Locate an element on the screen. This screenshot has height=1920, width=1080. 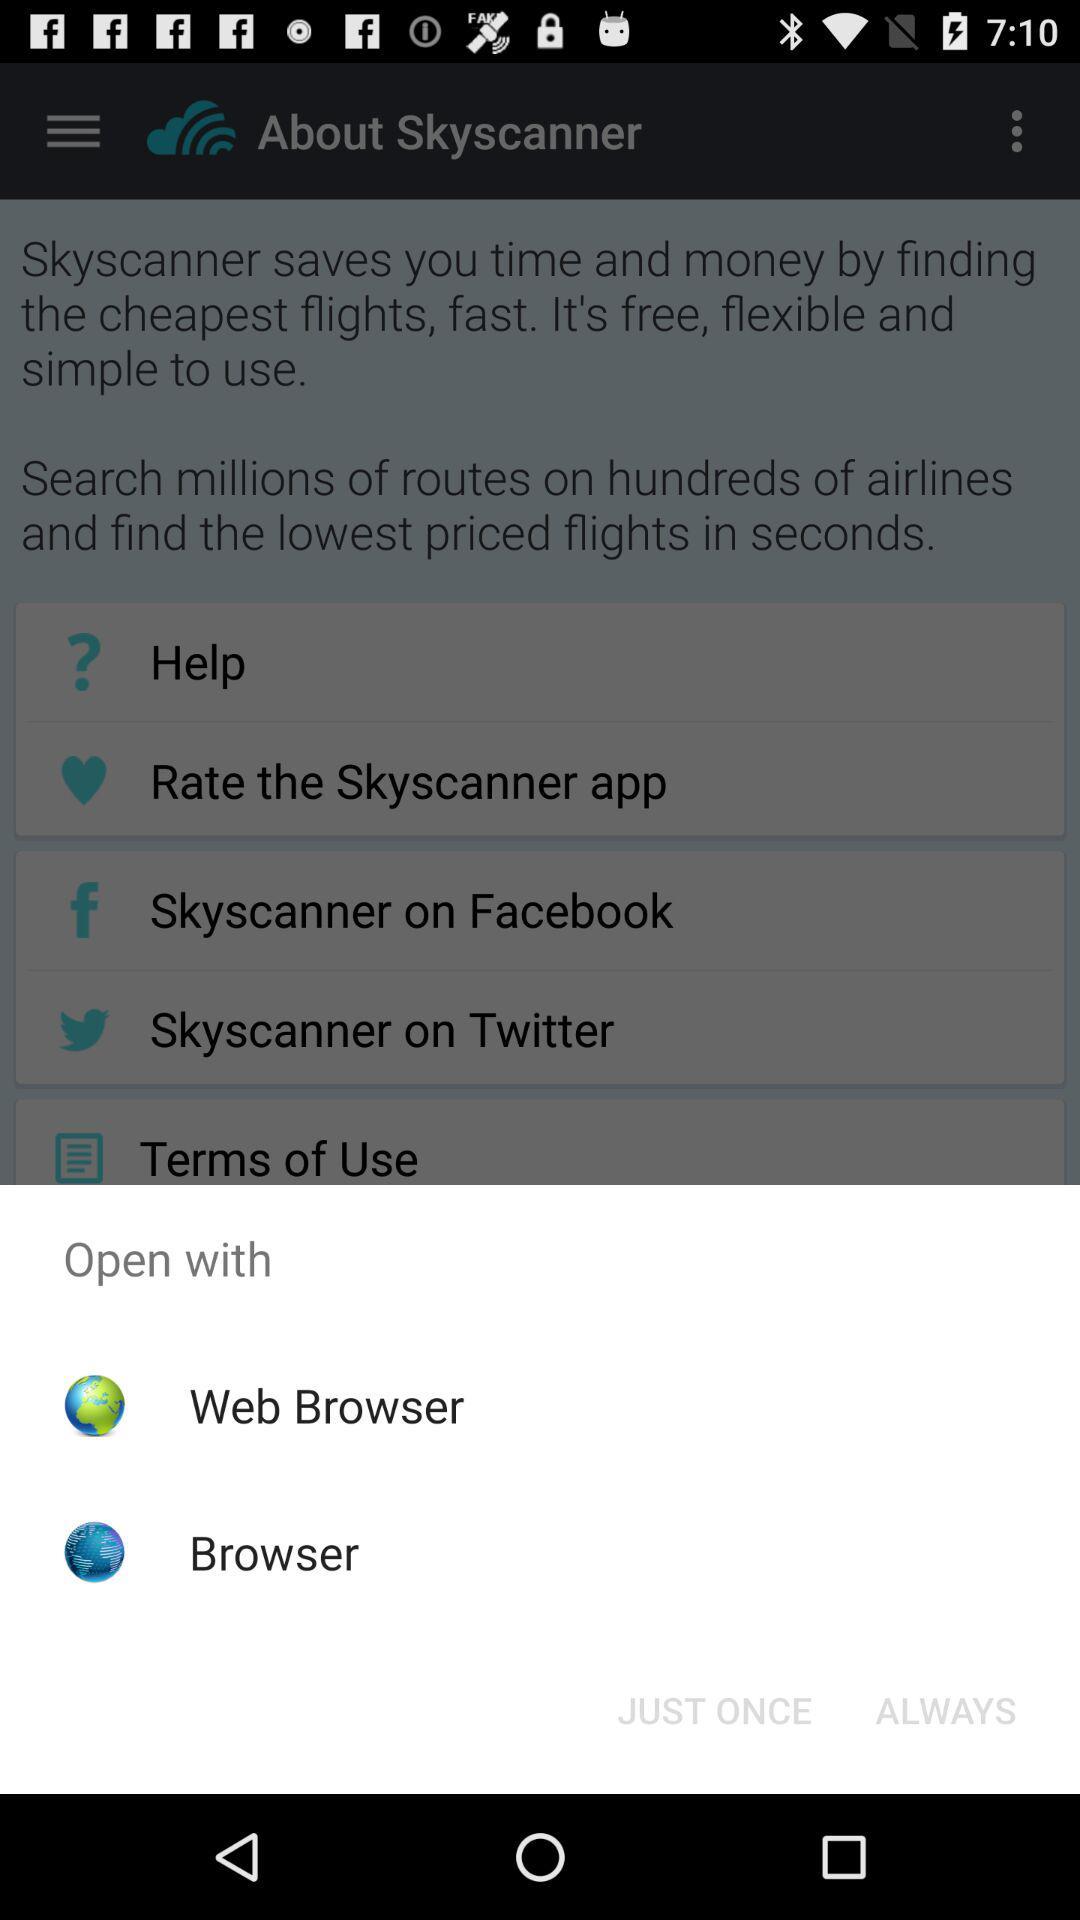
the icon next to always item is located at coordinates (713, 1708).